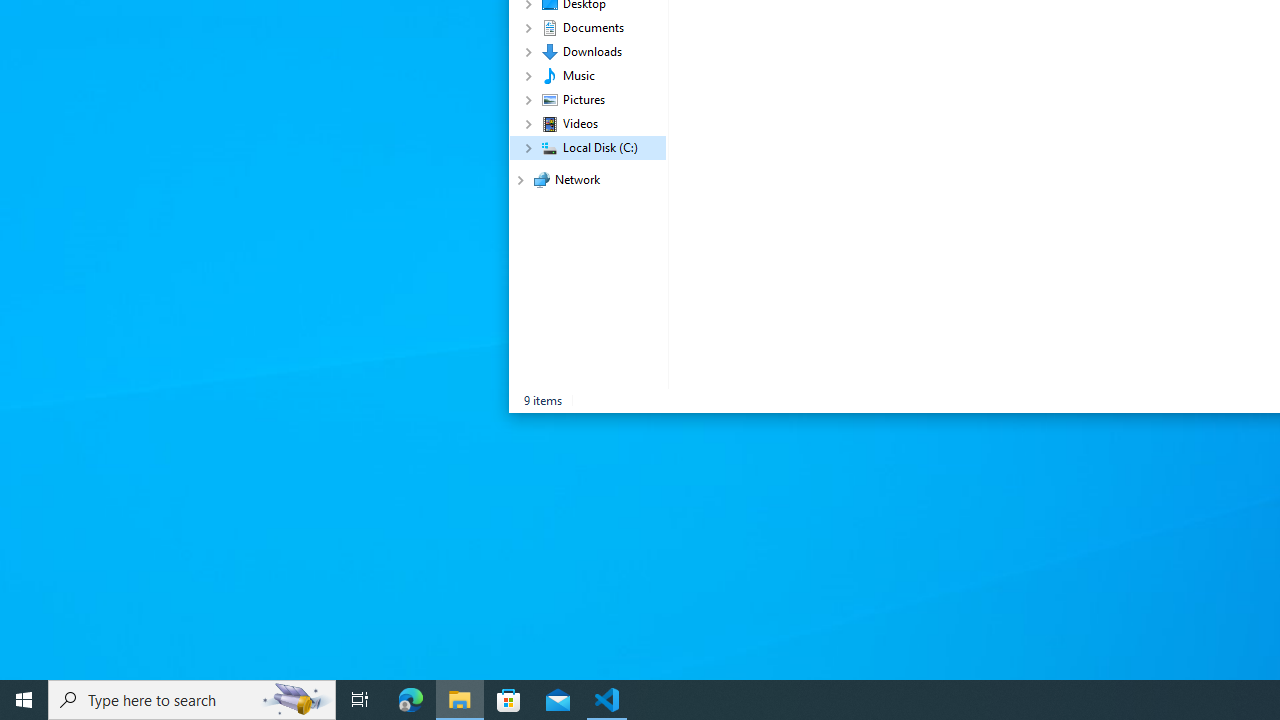 This screenshot has height=720, width=1280. Describe the element at coordinates (294, 698) in the screenshot. I see `'Search highlights icon opens search home window'` at that location.